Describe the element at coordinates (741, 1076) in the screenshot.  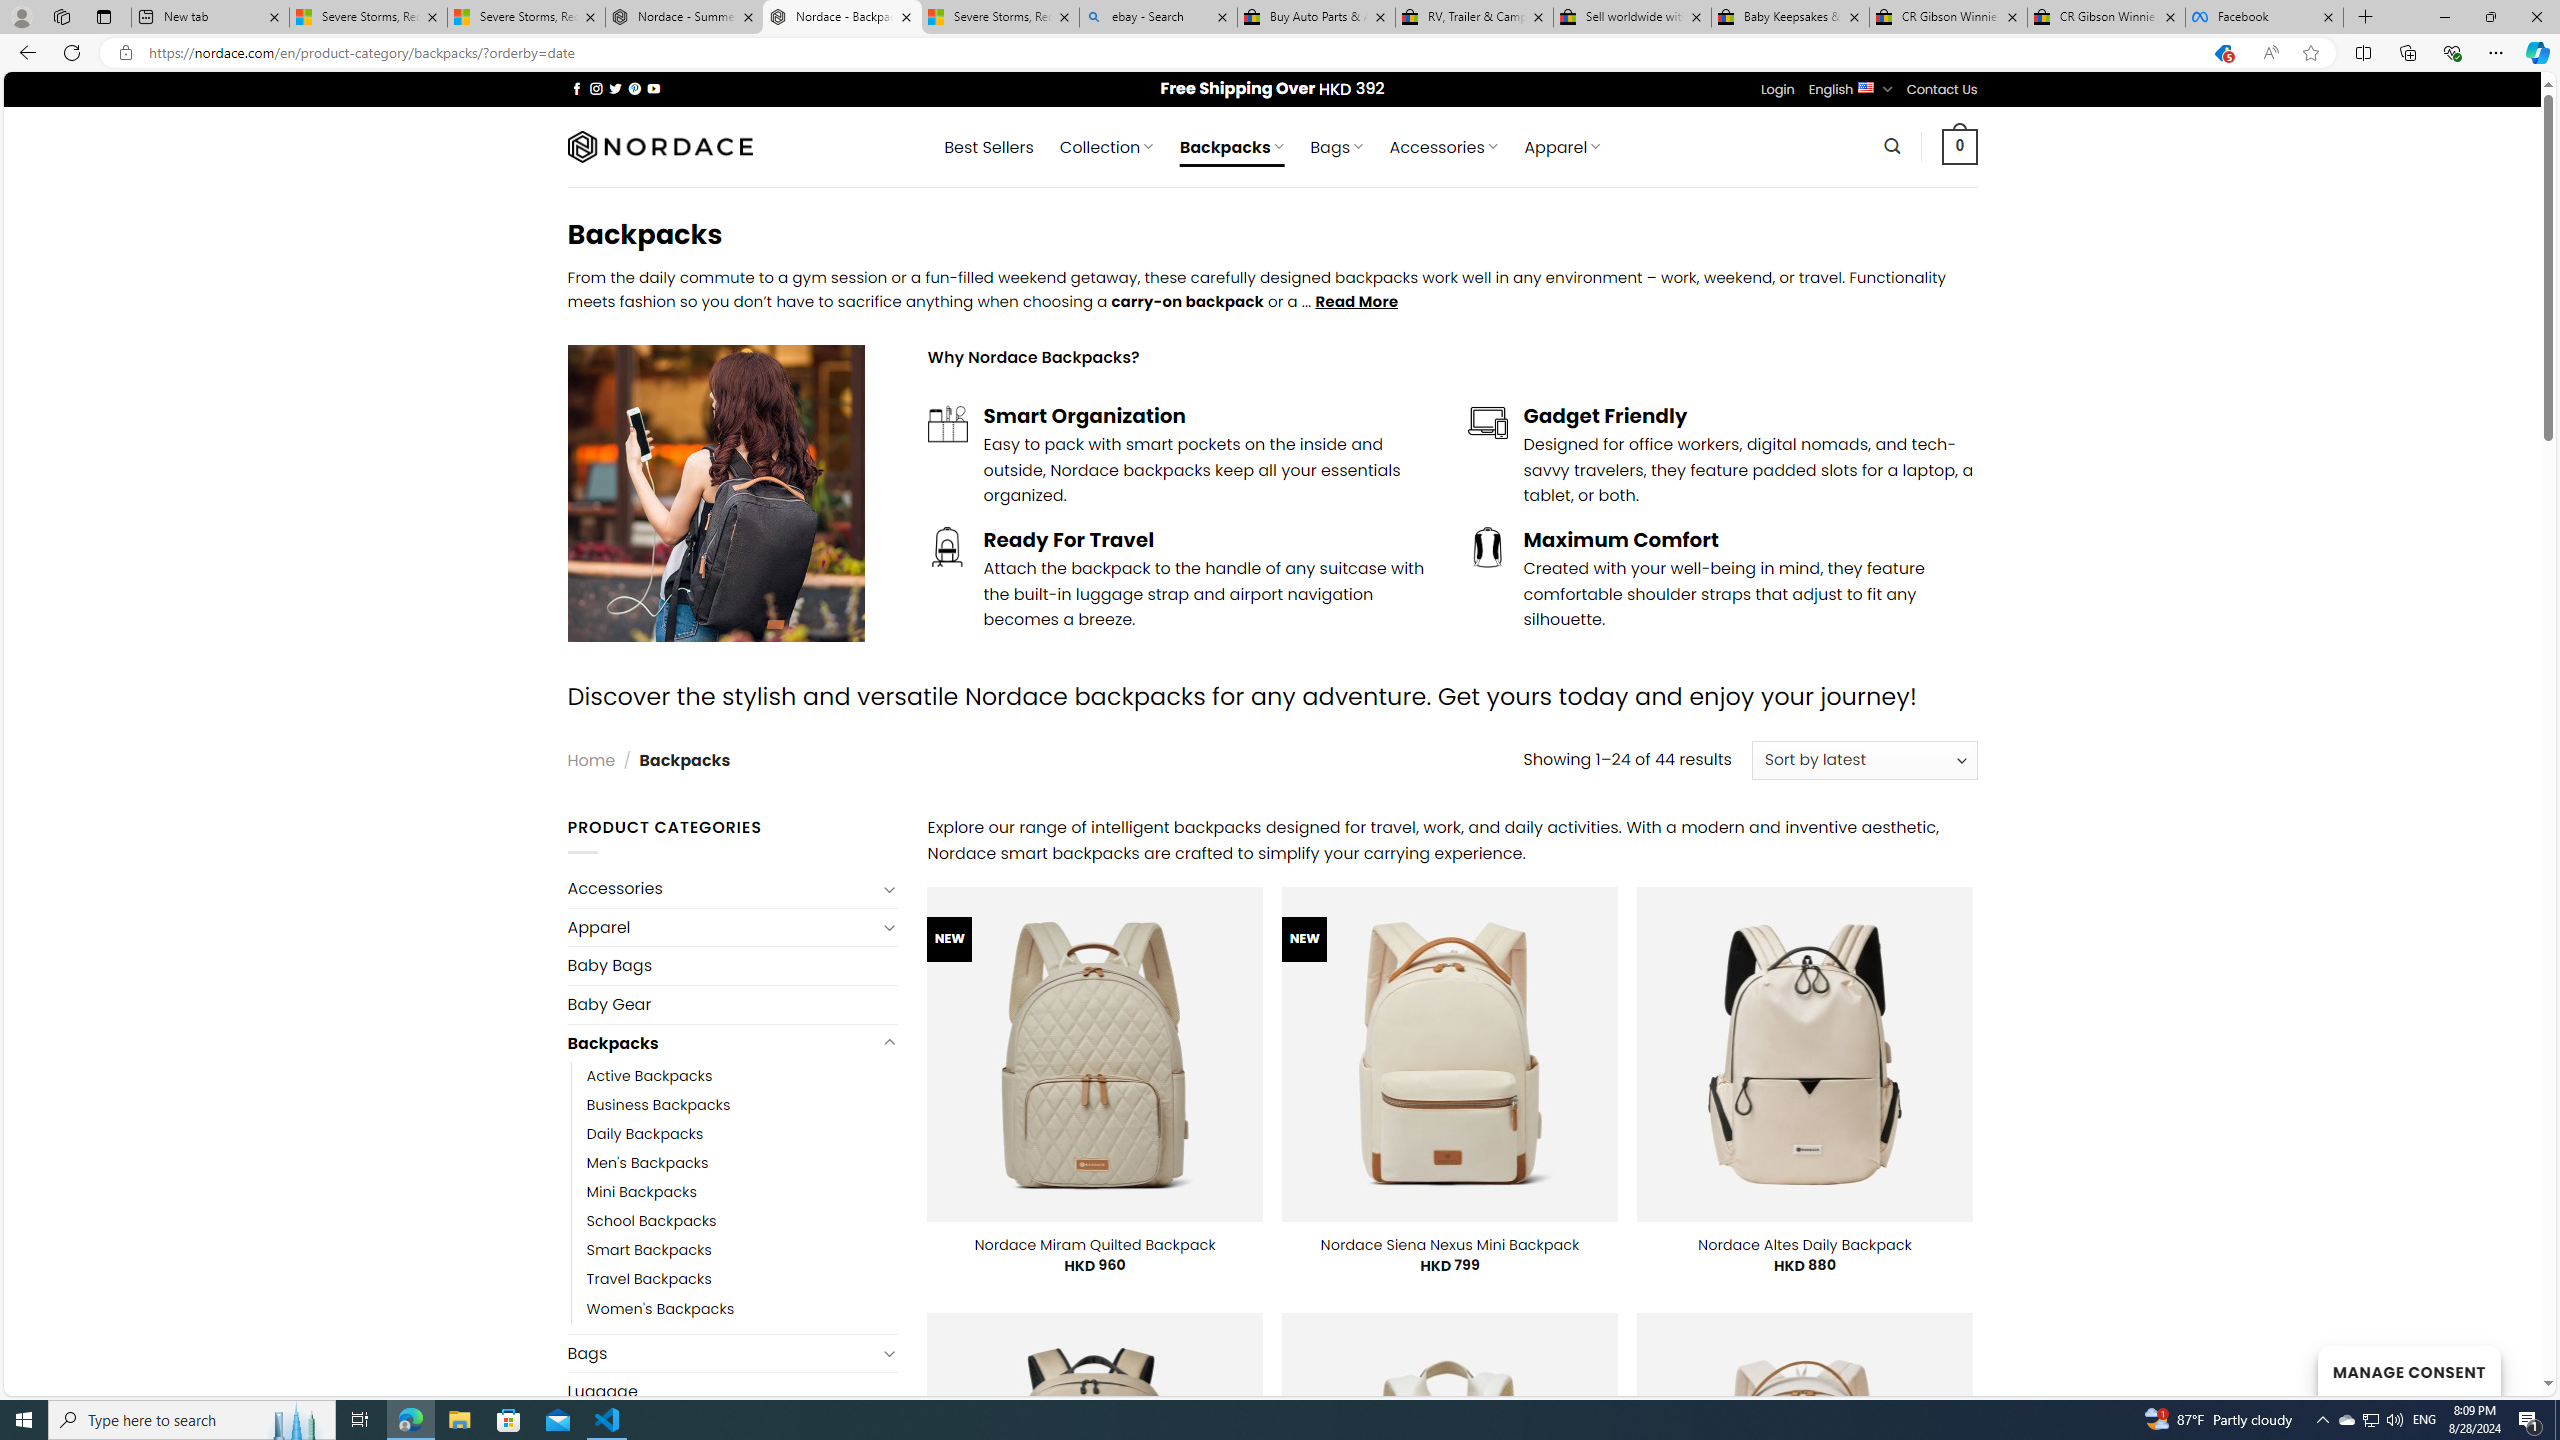
I see `'Active Backpacks'` at that location.